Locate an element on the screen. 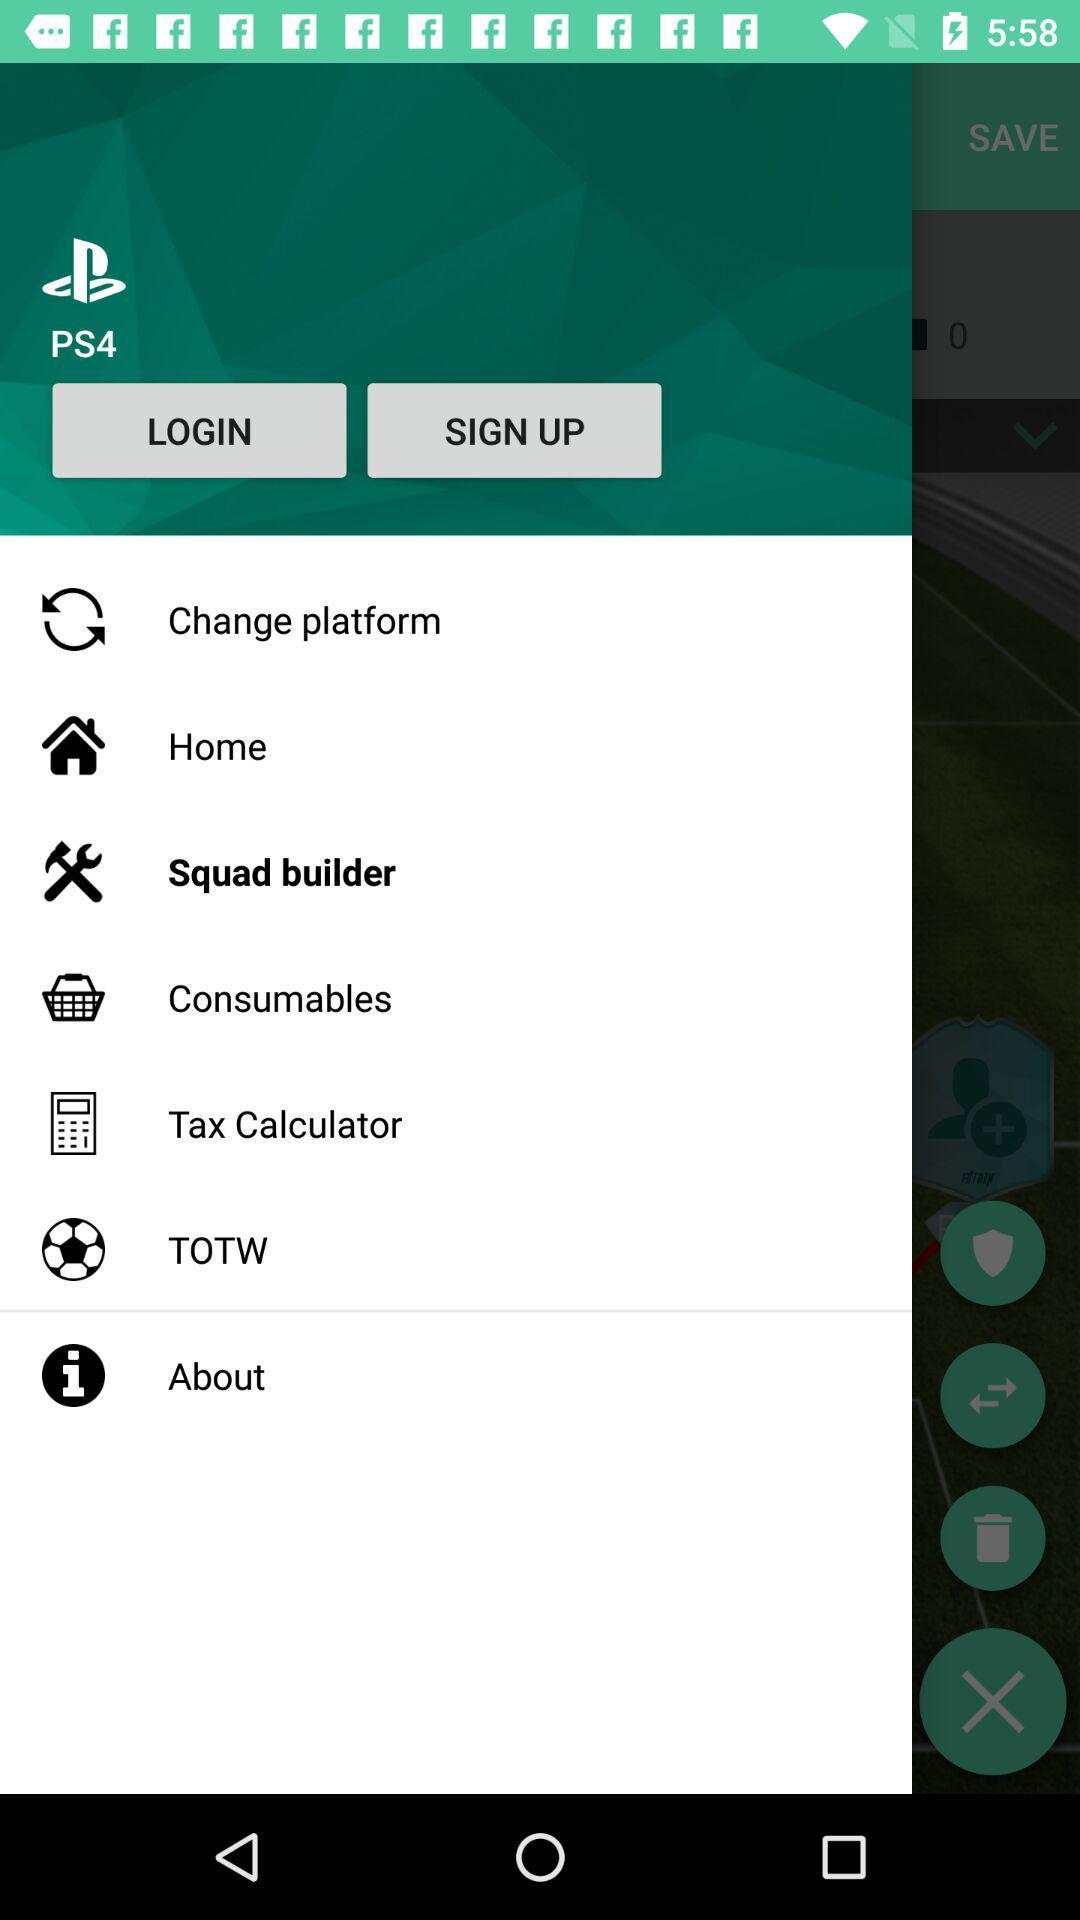 This screenshot has height=1920, width=1080. the swap icon is located at coordinates (992, 1394).